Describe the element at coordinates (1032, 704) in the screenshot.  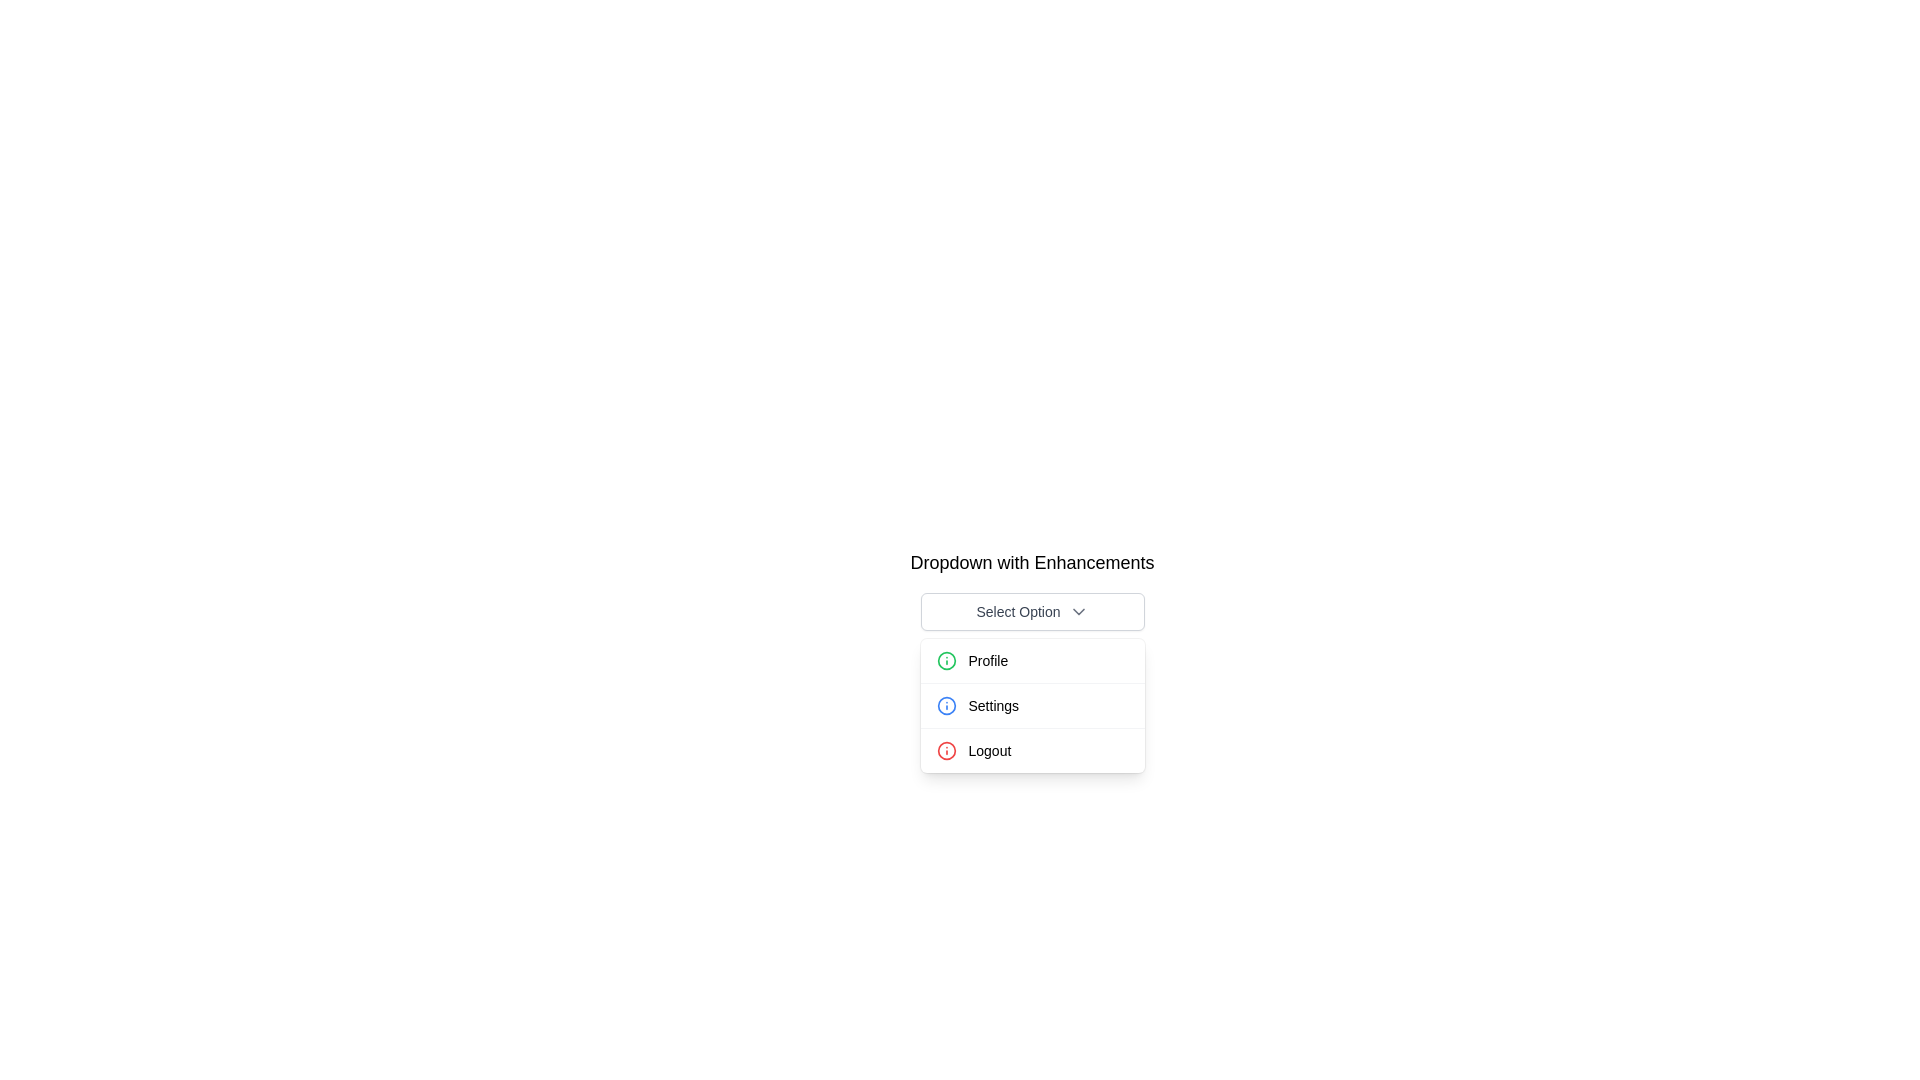
I see `the 'Settings' button, the second item in the dropdown menu` at that location.